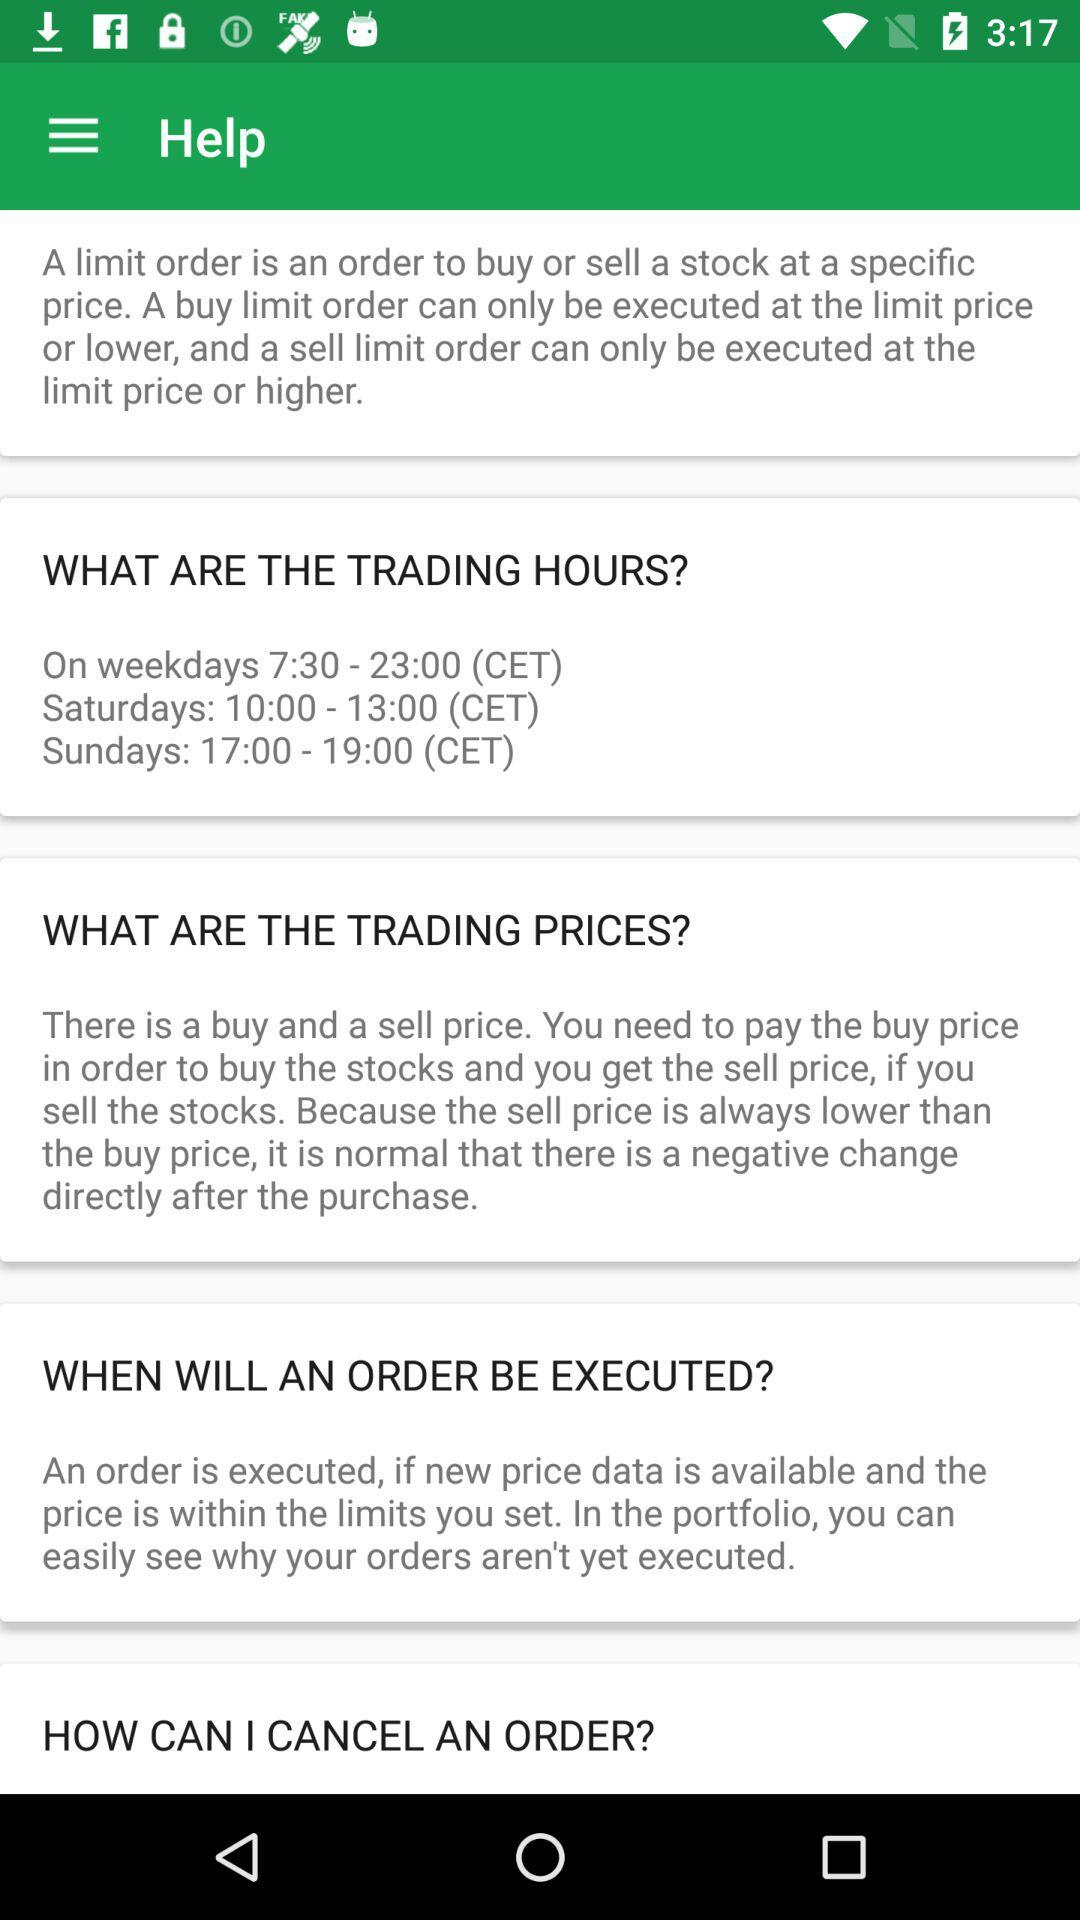 This screenshot has height=1920, width=1080. What do you see at coordinates (540, 685) in the screenshot?
I see `the item below what are the icon` at bounding box center [540, 685].